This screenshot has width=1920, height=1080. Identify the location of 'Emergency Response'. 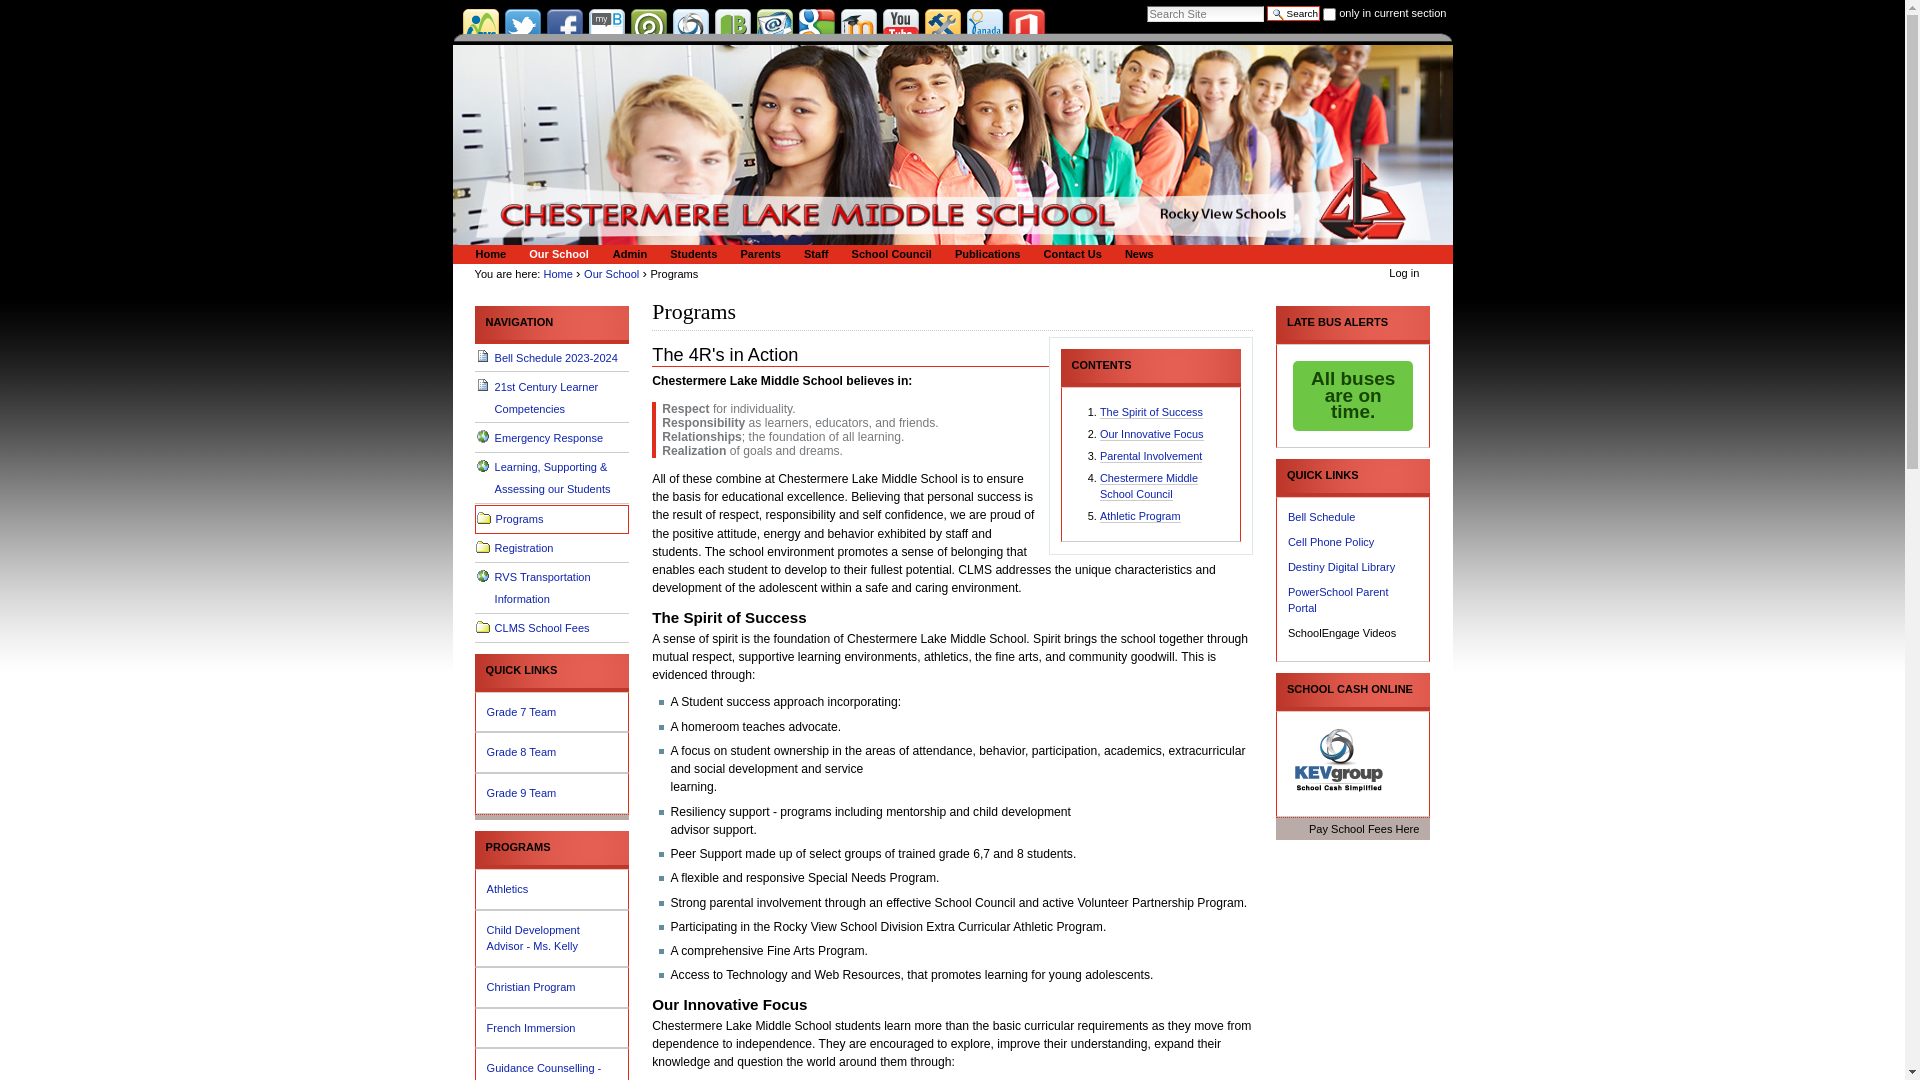
(552, 437).